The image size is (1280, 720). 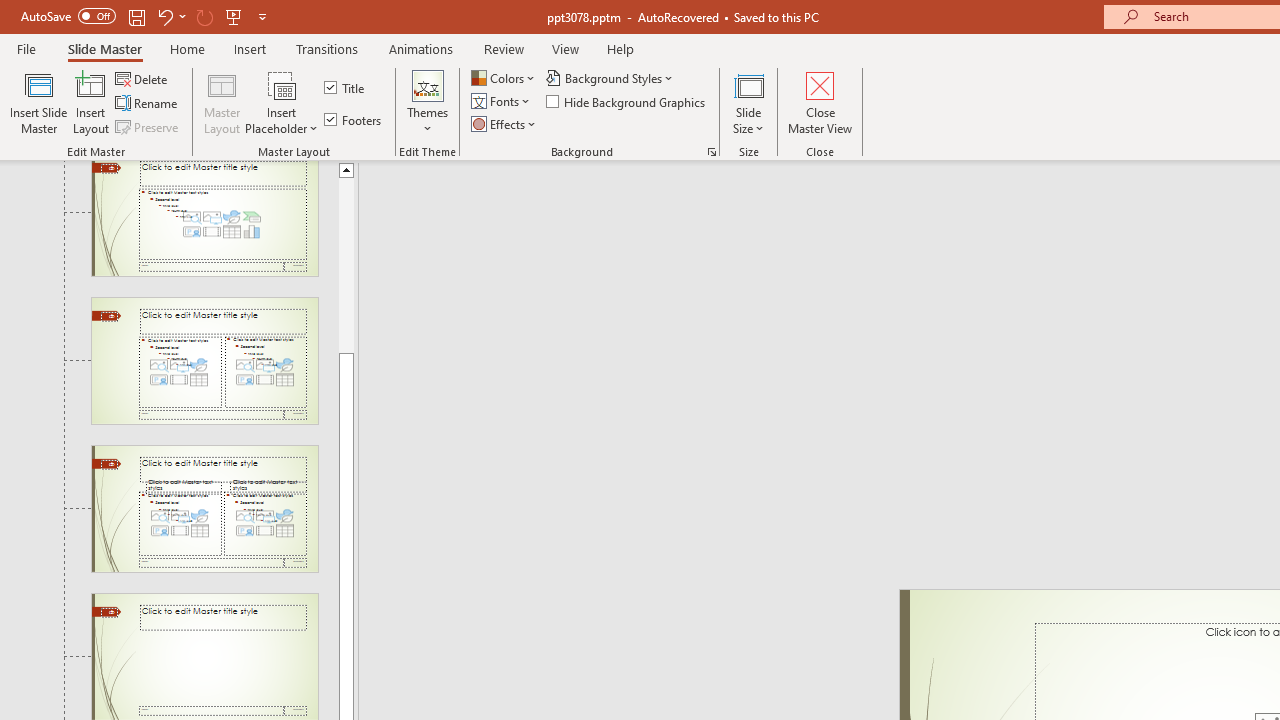 What do you see at coordinates (503, 101) in the screenshot?
I see `'Fonts'` at bounding box center [503, 101].